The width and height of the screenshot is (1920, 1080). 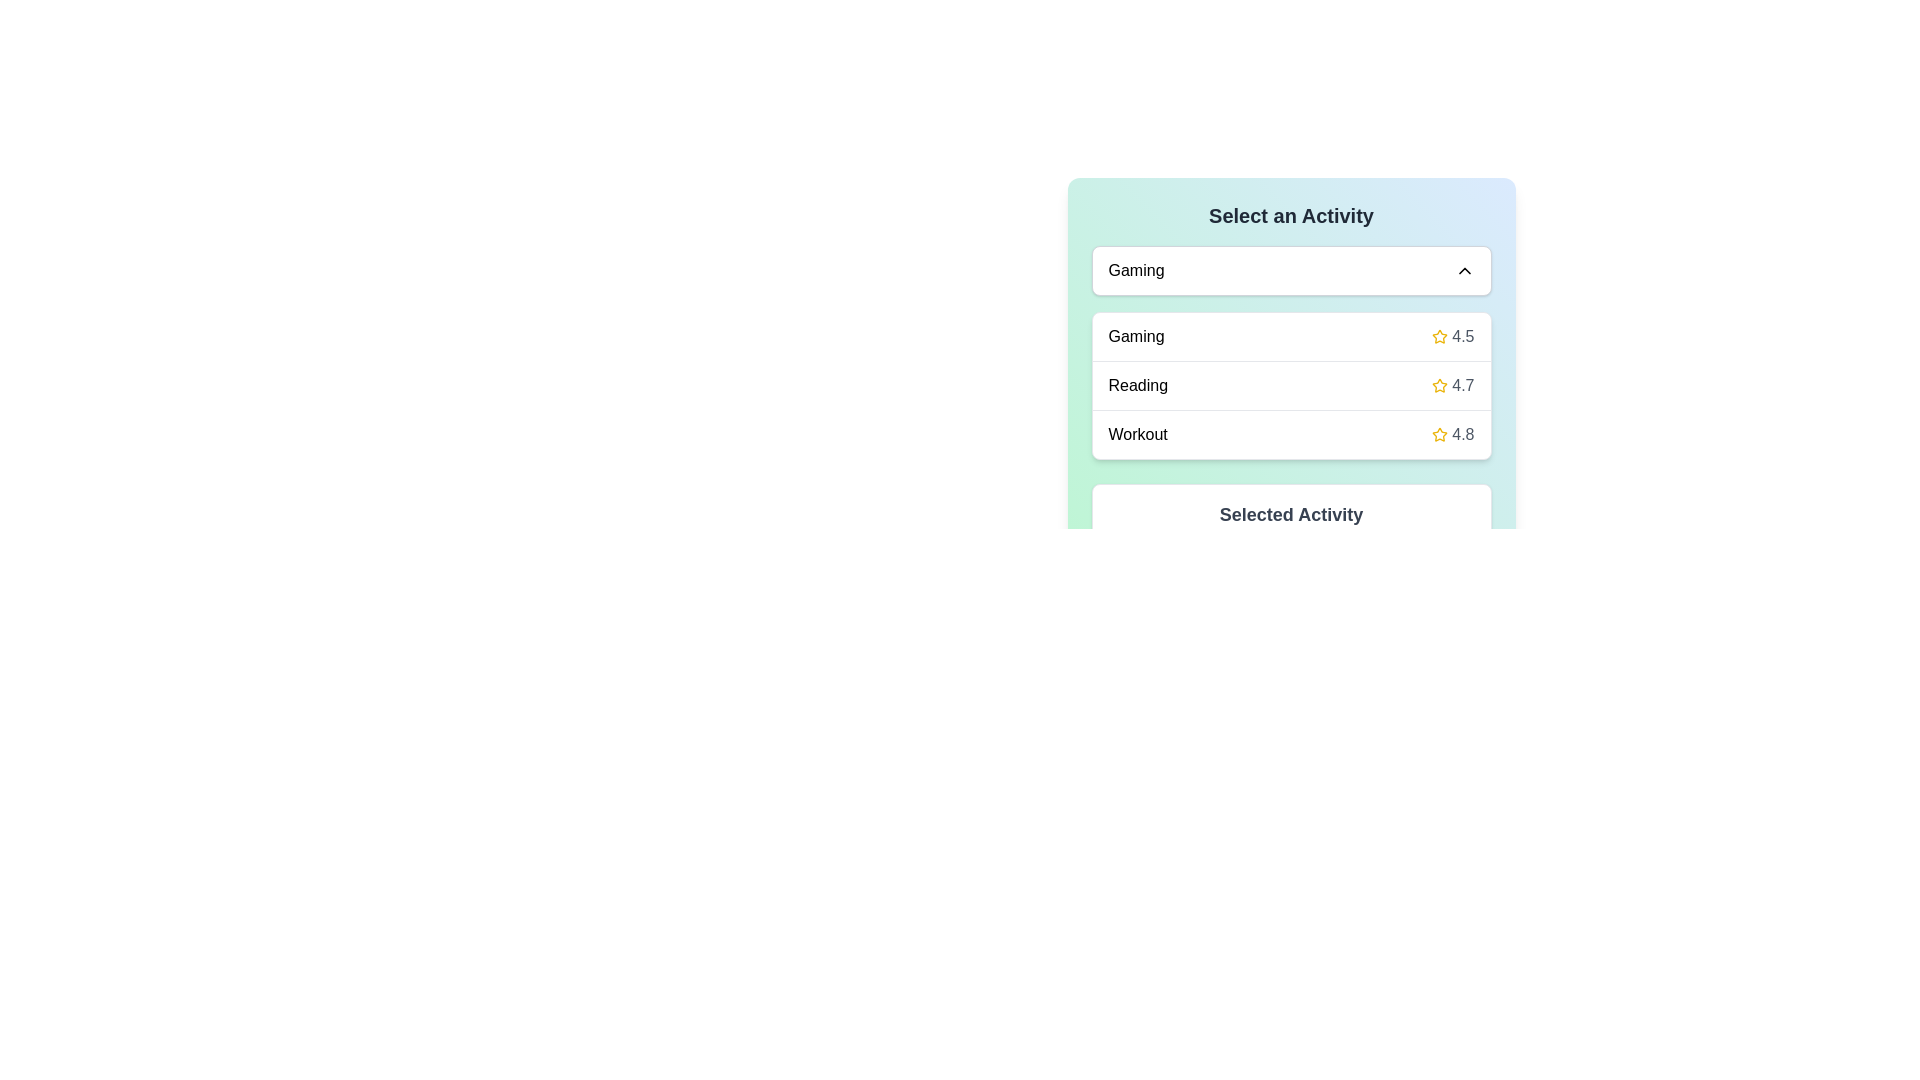 What do you see at coordinates (1440, 335) in the screenshot?
I see `the rating icon located in the dropdown list titled 'Select an Activity', positioned to the right of the text 'Gaming' and left of the numeric label '4.5'` at bounding box center [1440, 335].